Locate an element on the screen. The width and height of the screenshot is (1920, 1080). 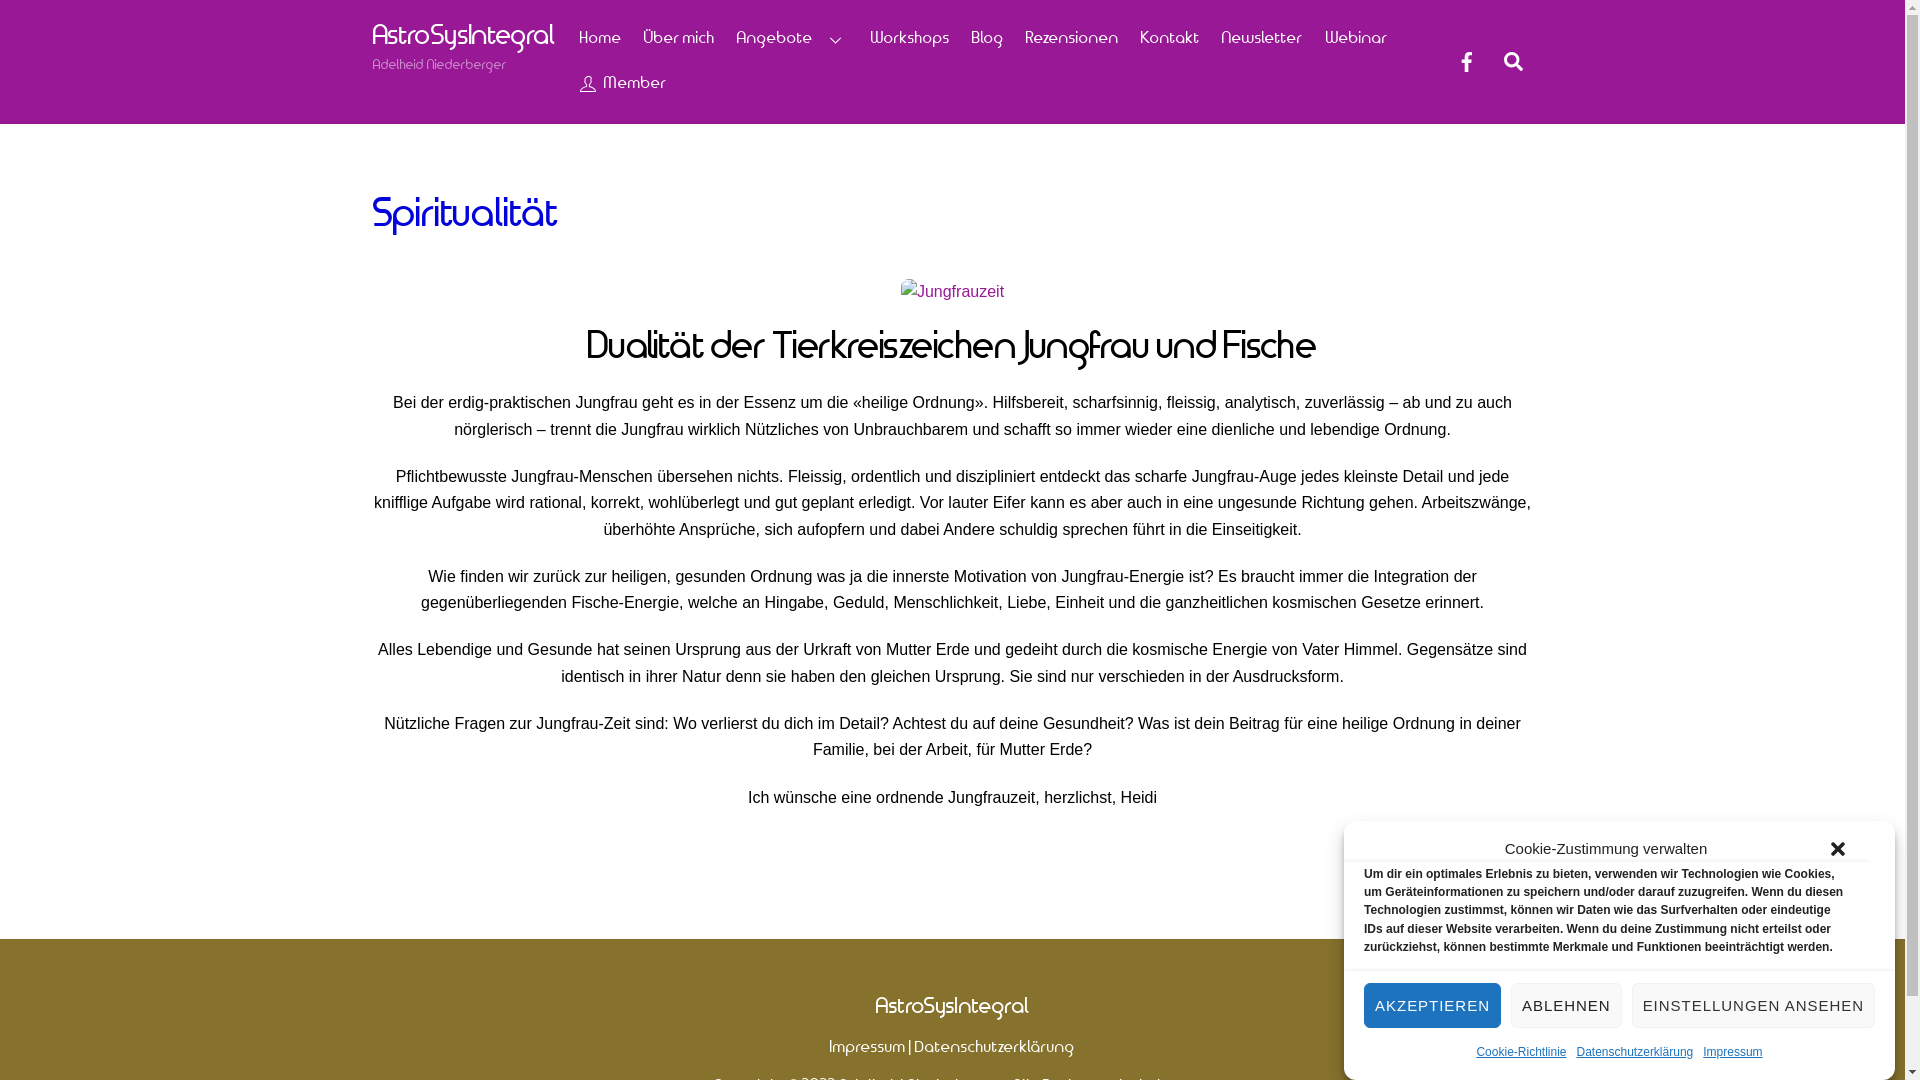
'Home' is located at coordinates (569, 38).